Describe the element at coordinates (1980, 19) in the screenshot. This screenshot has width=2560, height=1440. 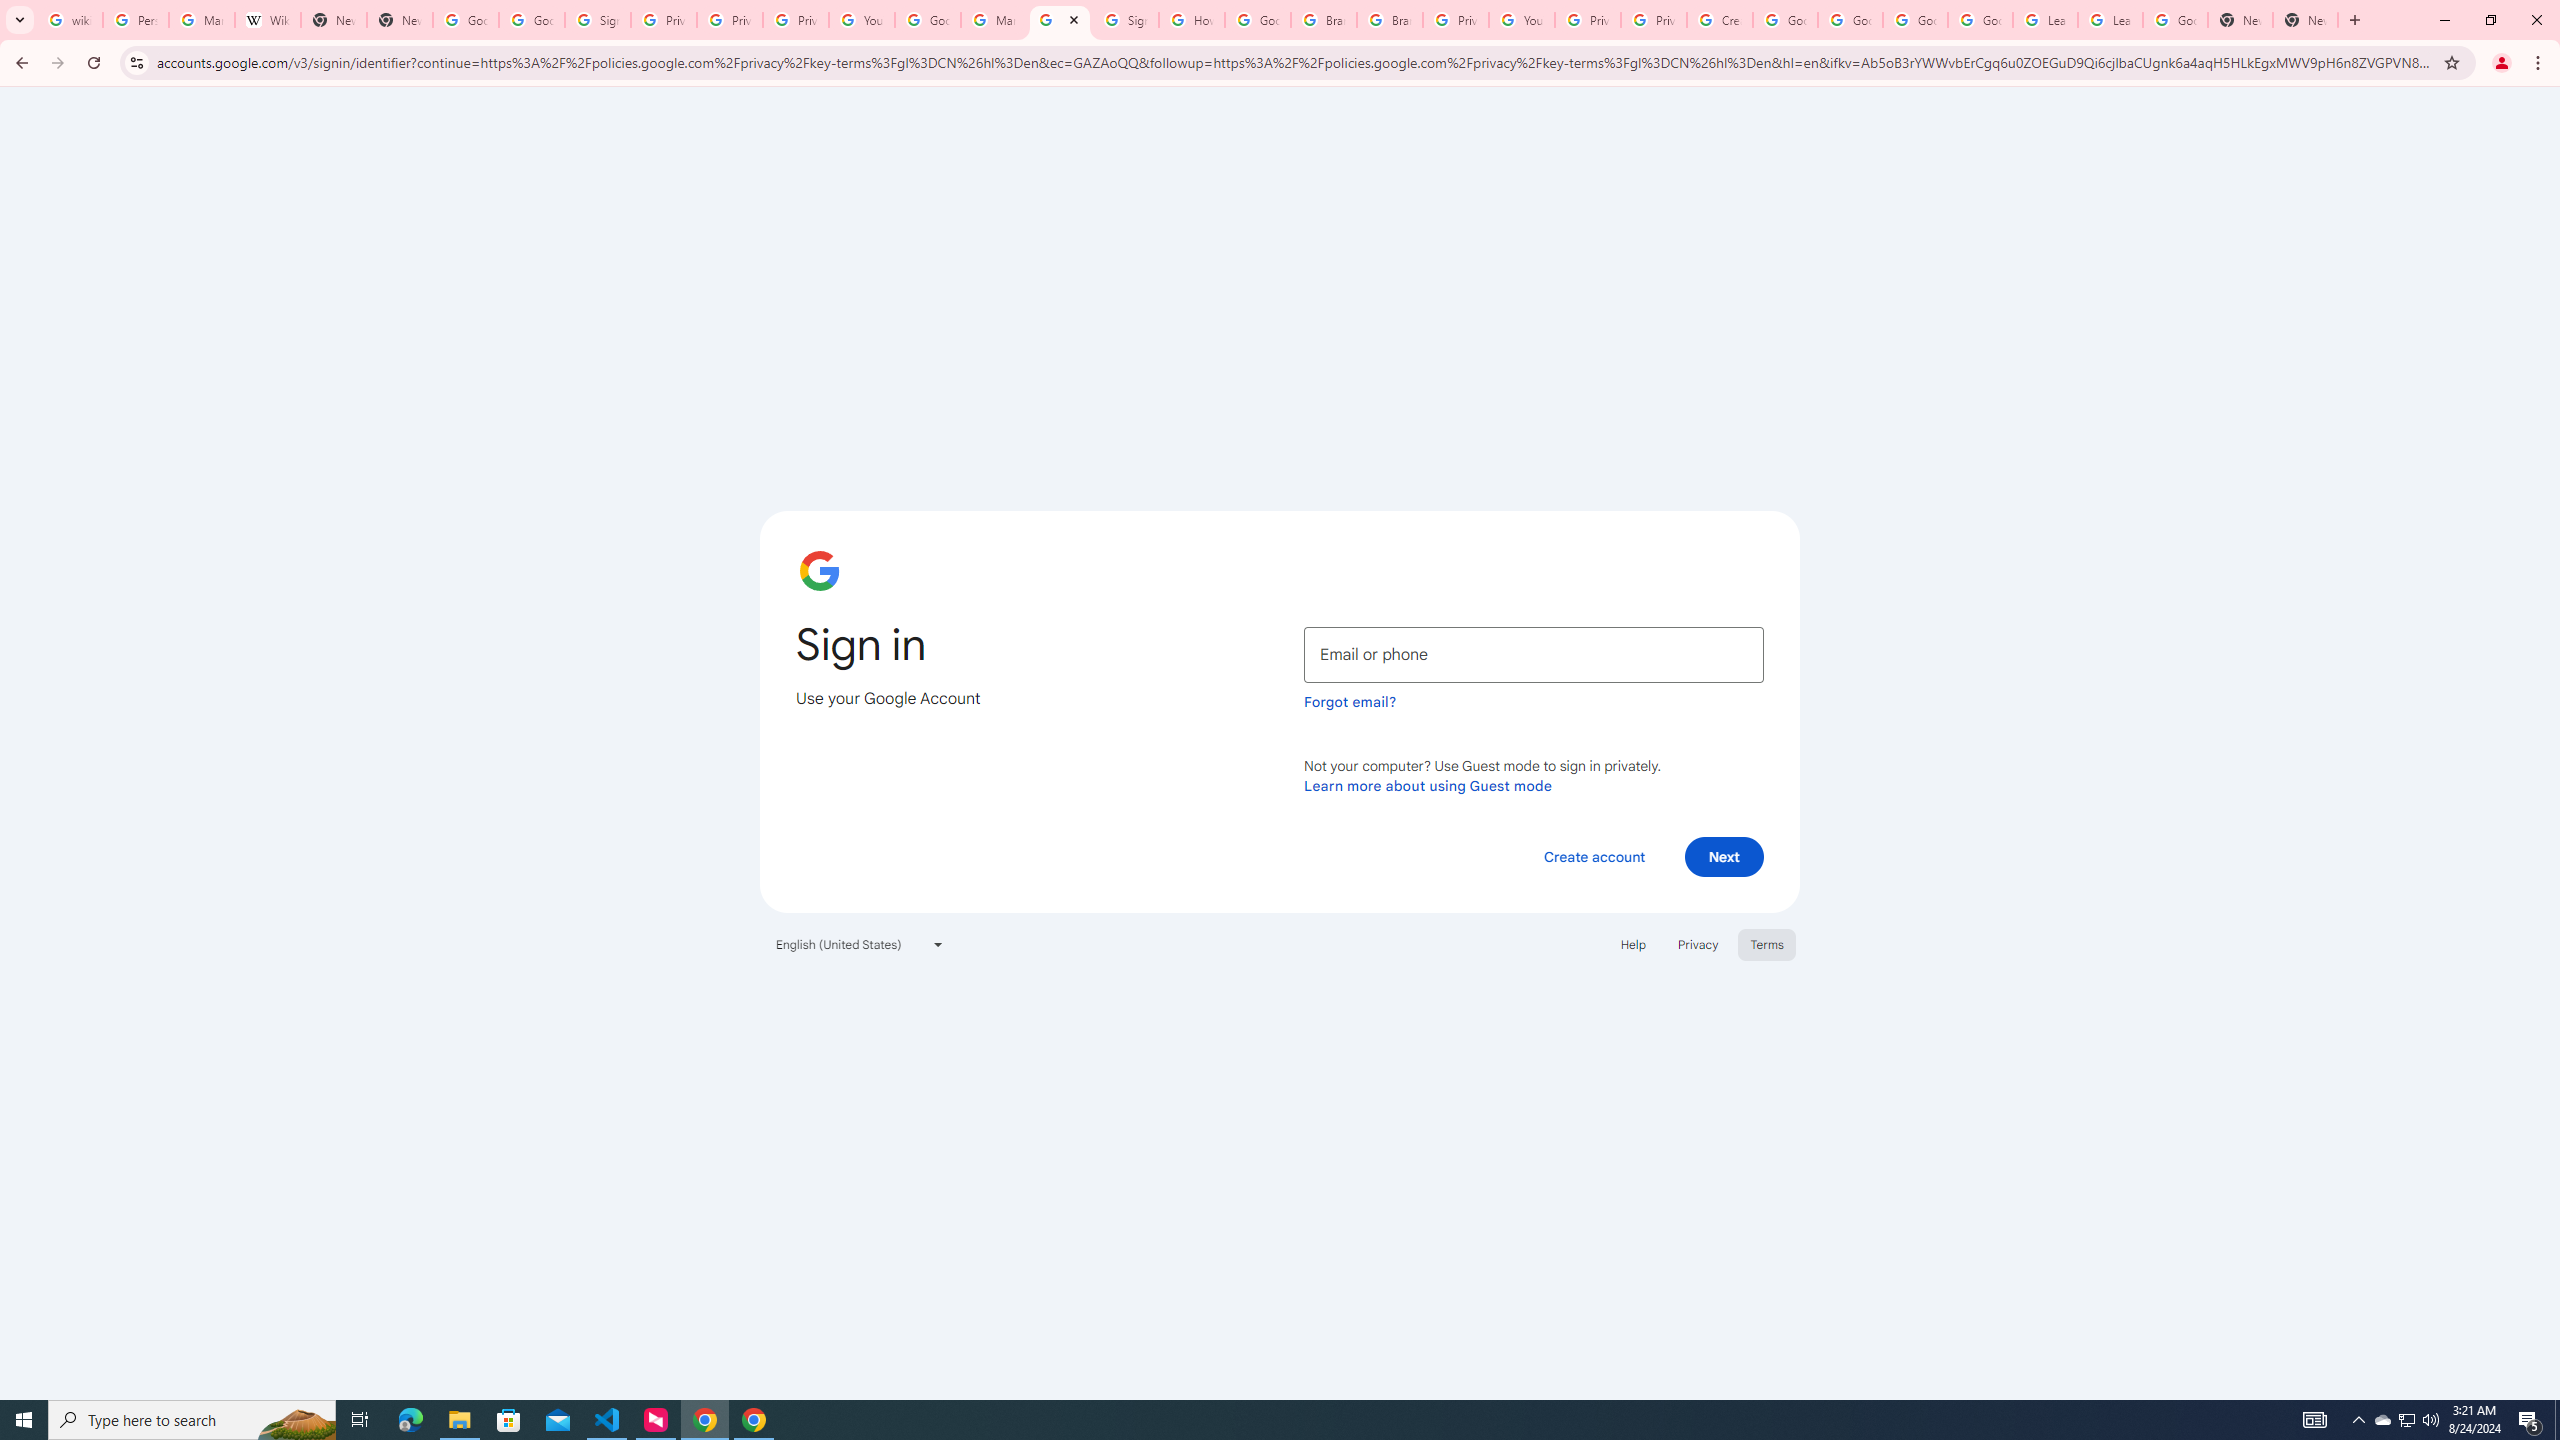
I see `'Google Account Help'` at that location.